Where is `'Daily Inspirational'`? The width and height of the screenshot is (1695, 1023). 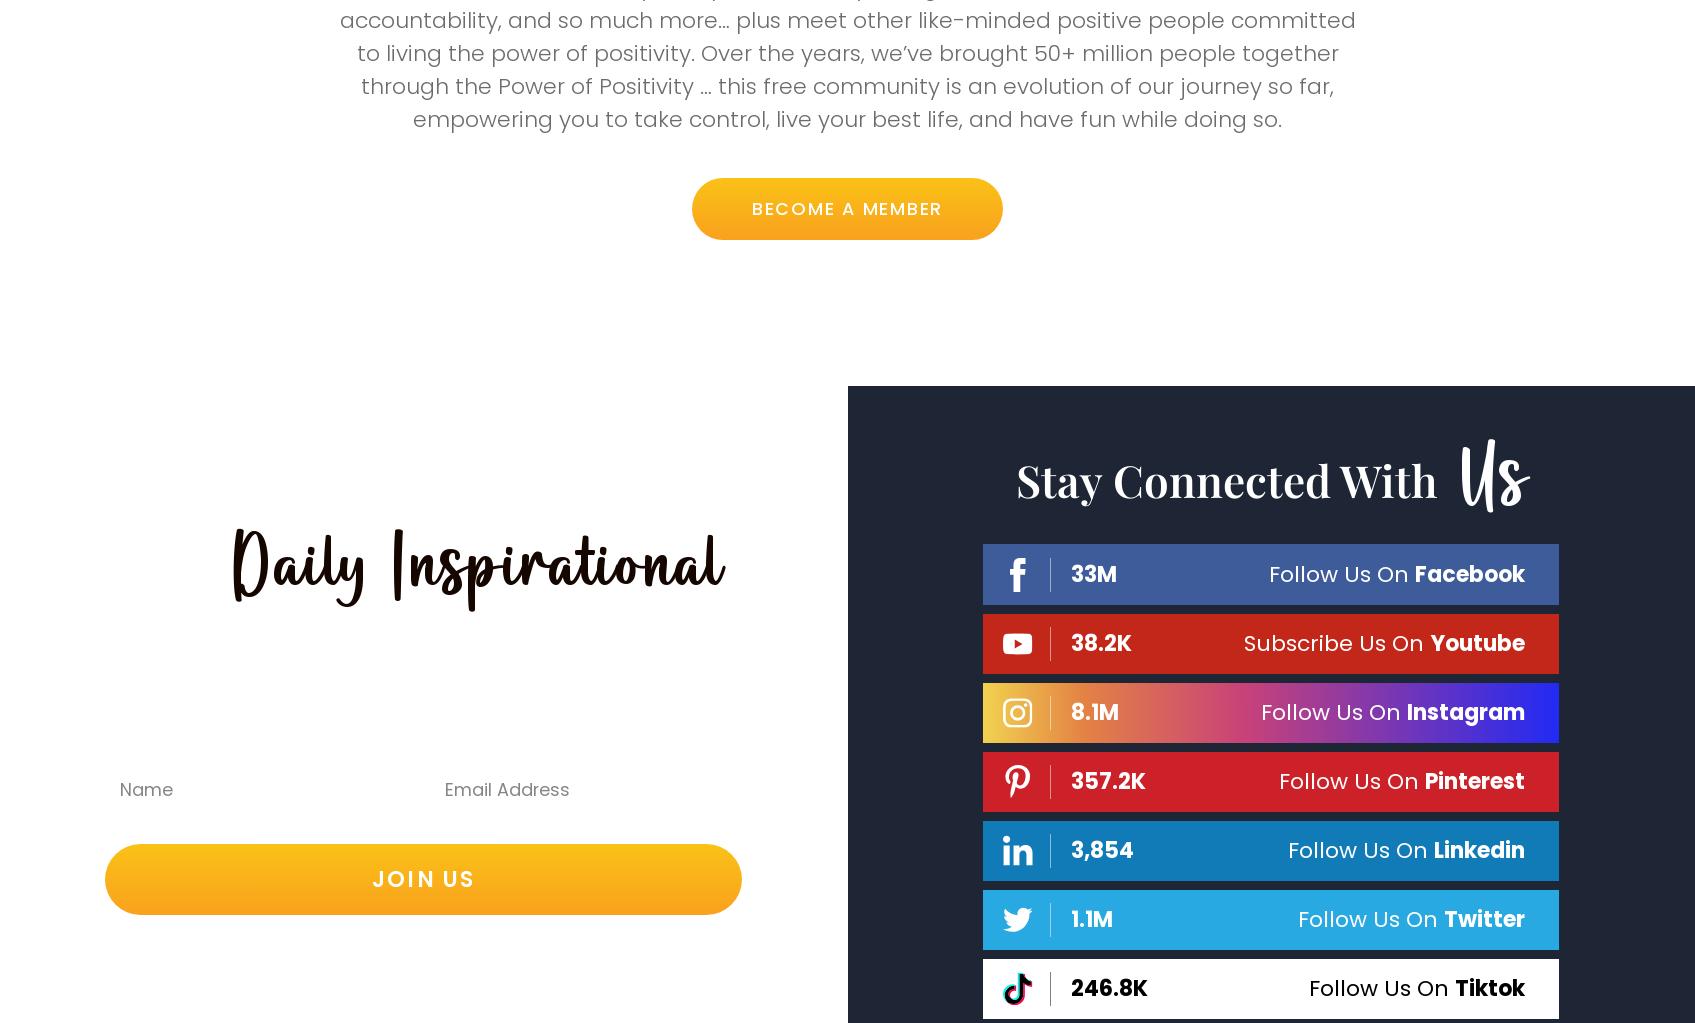 'Daily Inspirational' is located at coordinates (473, 609).